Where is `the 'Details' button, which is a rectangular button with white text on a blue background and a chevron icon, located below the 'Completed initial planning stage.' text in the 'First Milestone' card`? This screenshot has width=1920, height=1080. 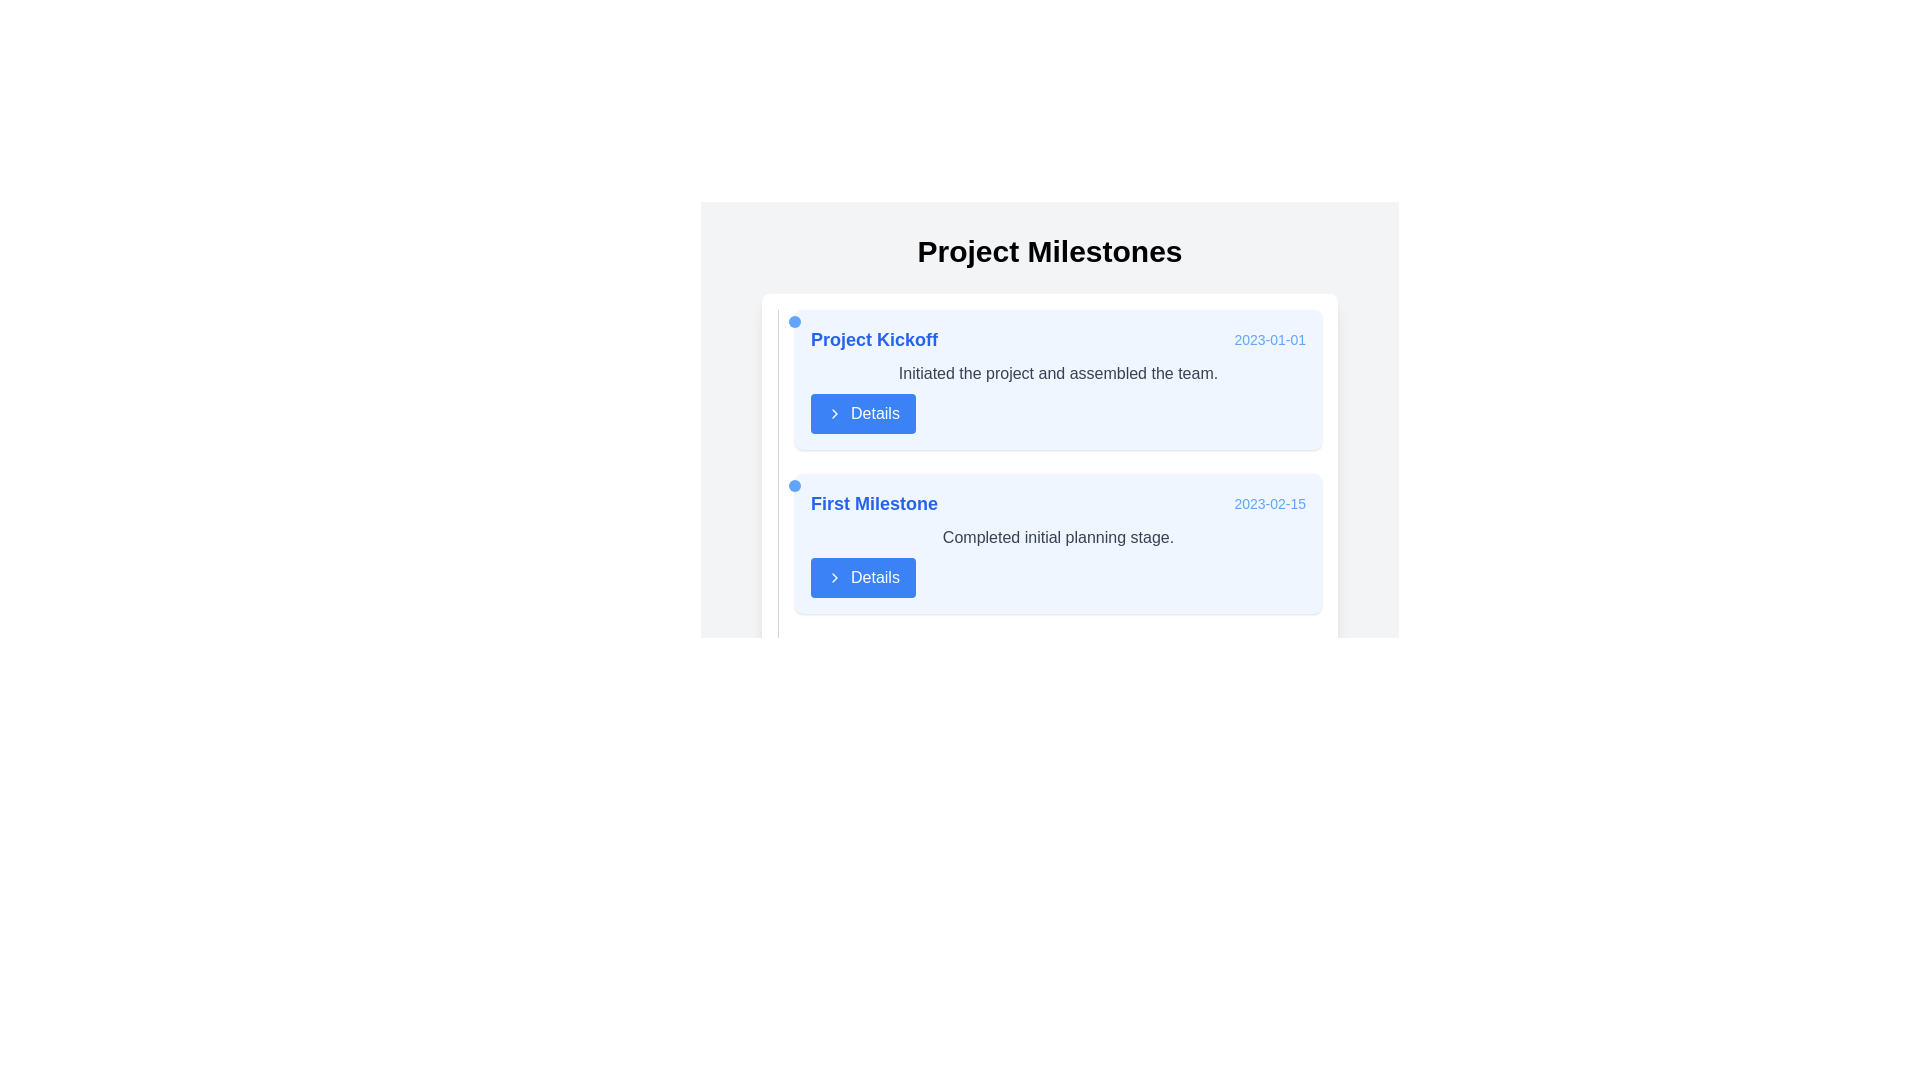
the 'Details' button, which is a rectangular button with white text on a blue background and a chevron icon, located below the 'Completed initial planning stage.' text in the 'First Milestone' card is located at coordinates (863, 578).